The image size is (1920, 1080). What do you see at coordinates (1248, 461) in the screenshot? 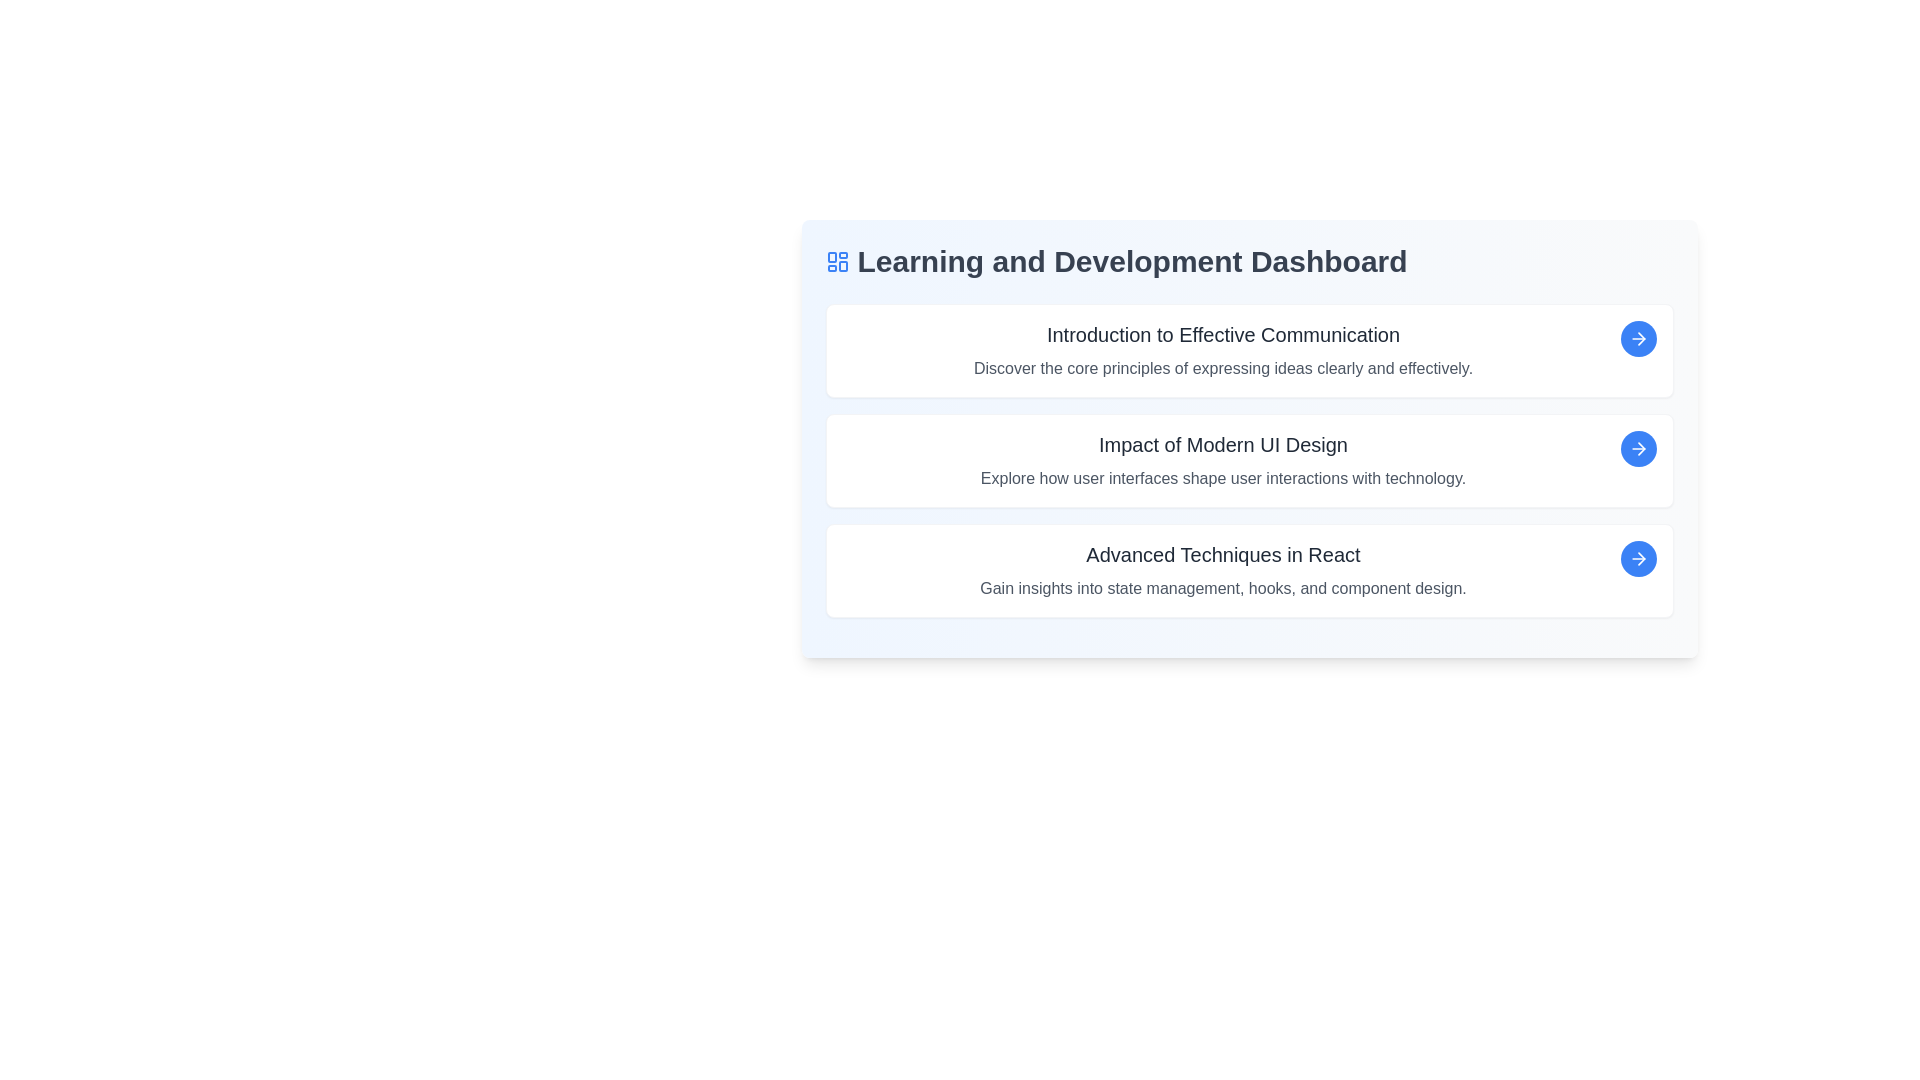
I see `the section containing the title 'Impact of Modern UI Design' and its description text, which is visually separated by light borders and a slight shadow` at bounding box center [1248, 461].